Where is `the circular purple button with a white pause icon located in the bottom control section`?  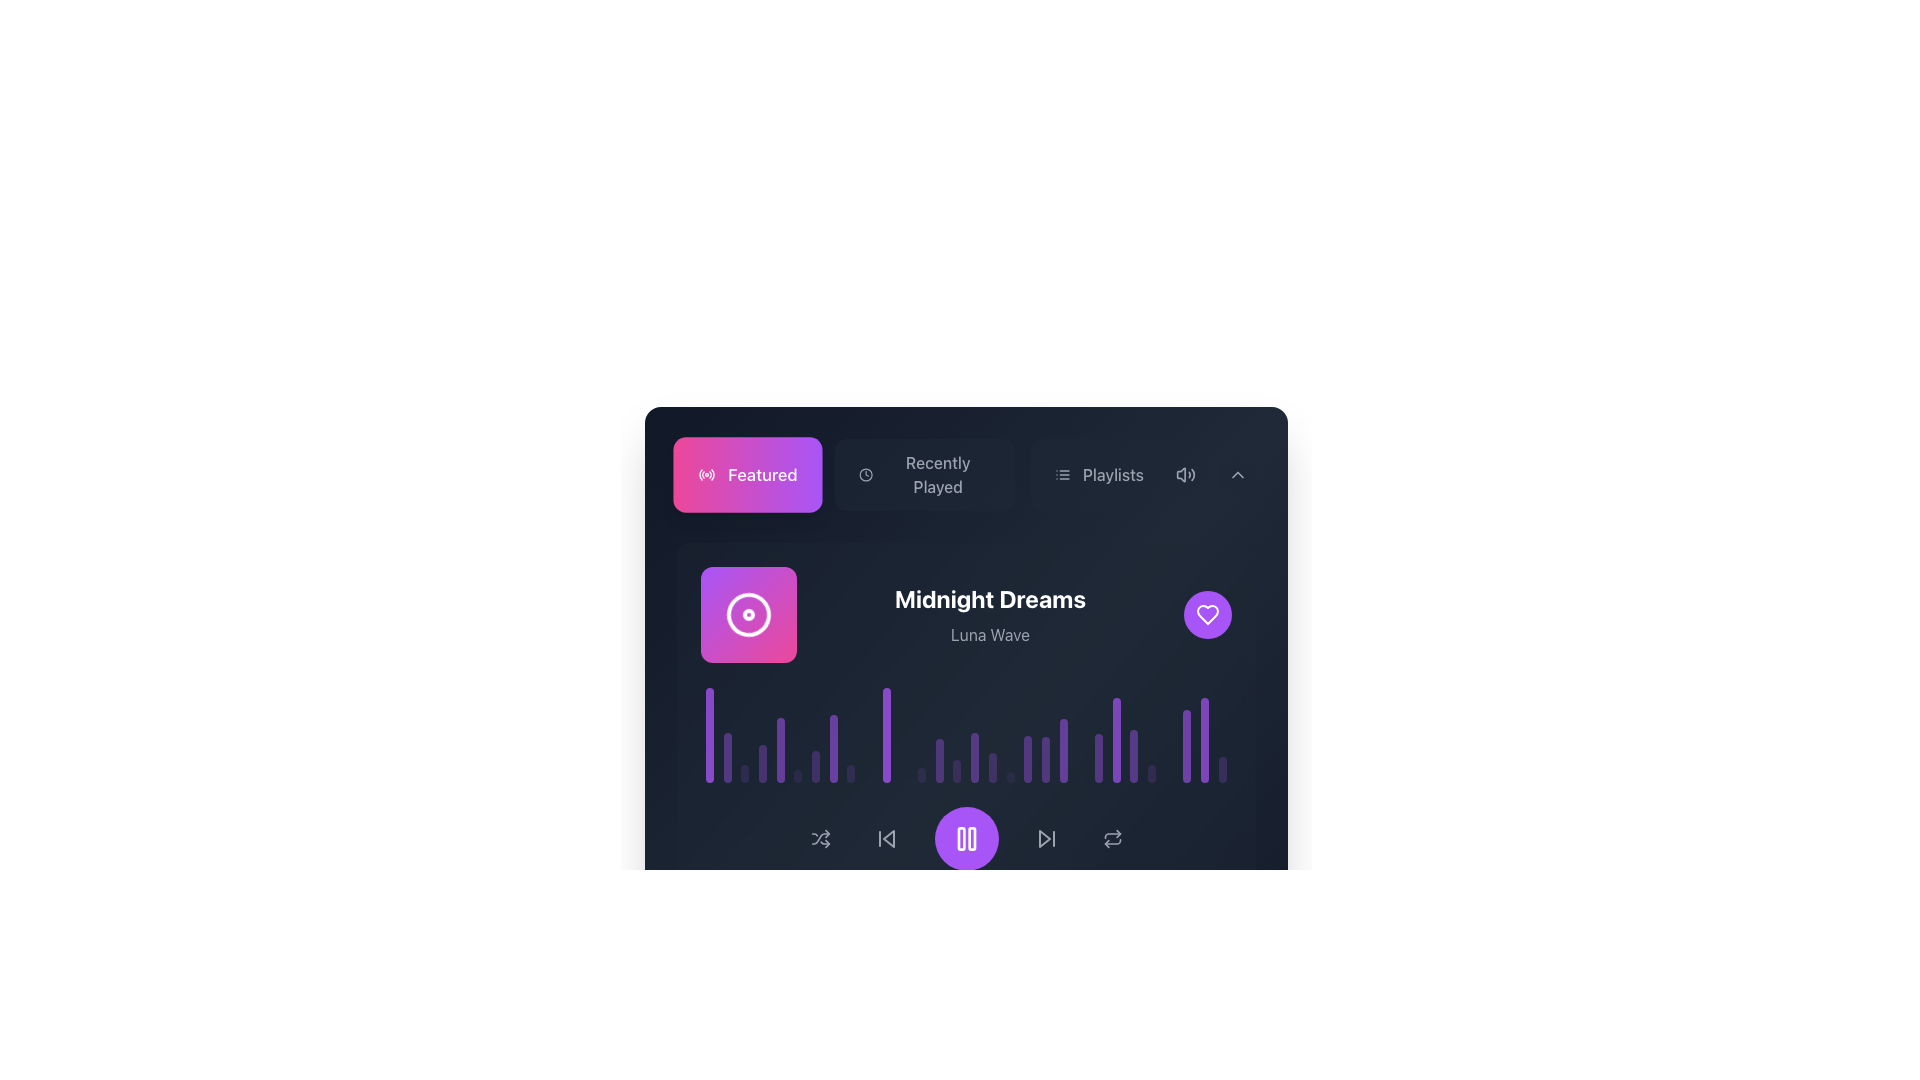
the circular purple button with a white pause icon located in the bottom control section is located at coordinates (966, 839).